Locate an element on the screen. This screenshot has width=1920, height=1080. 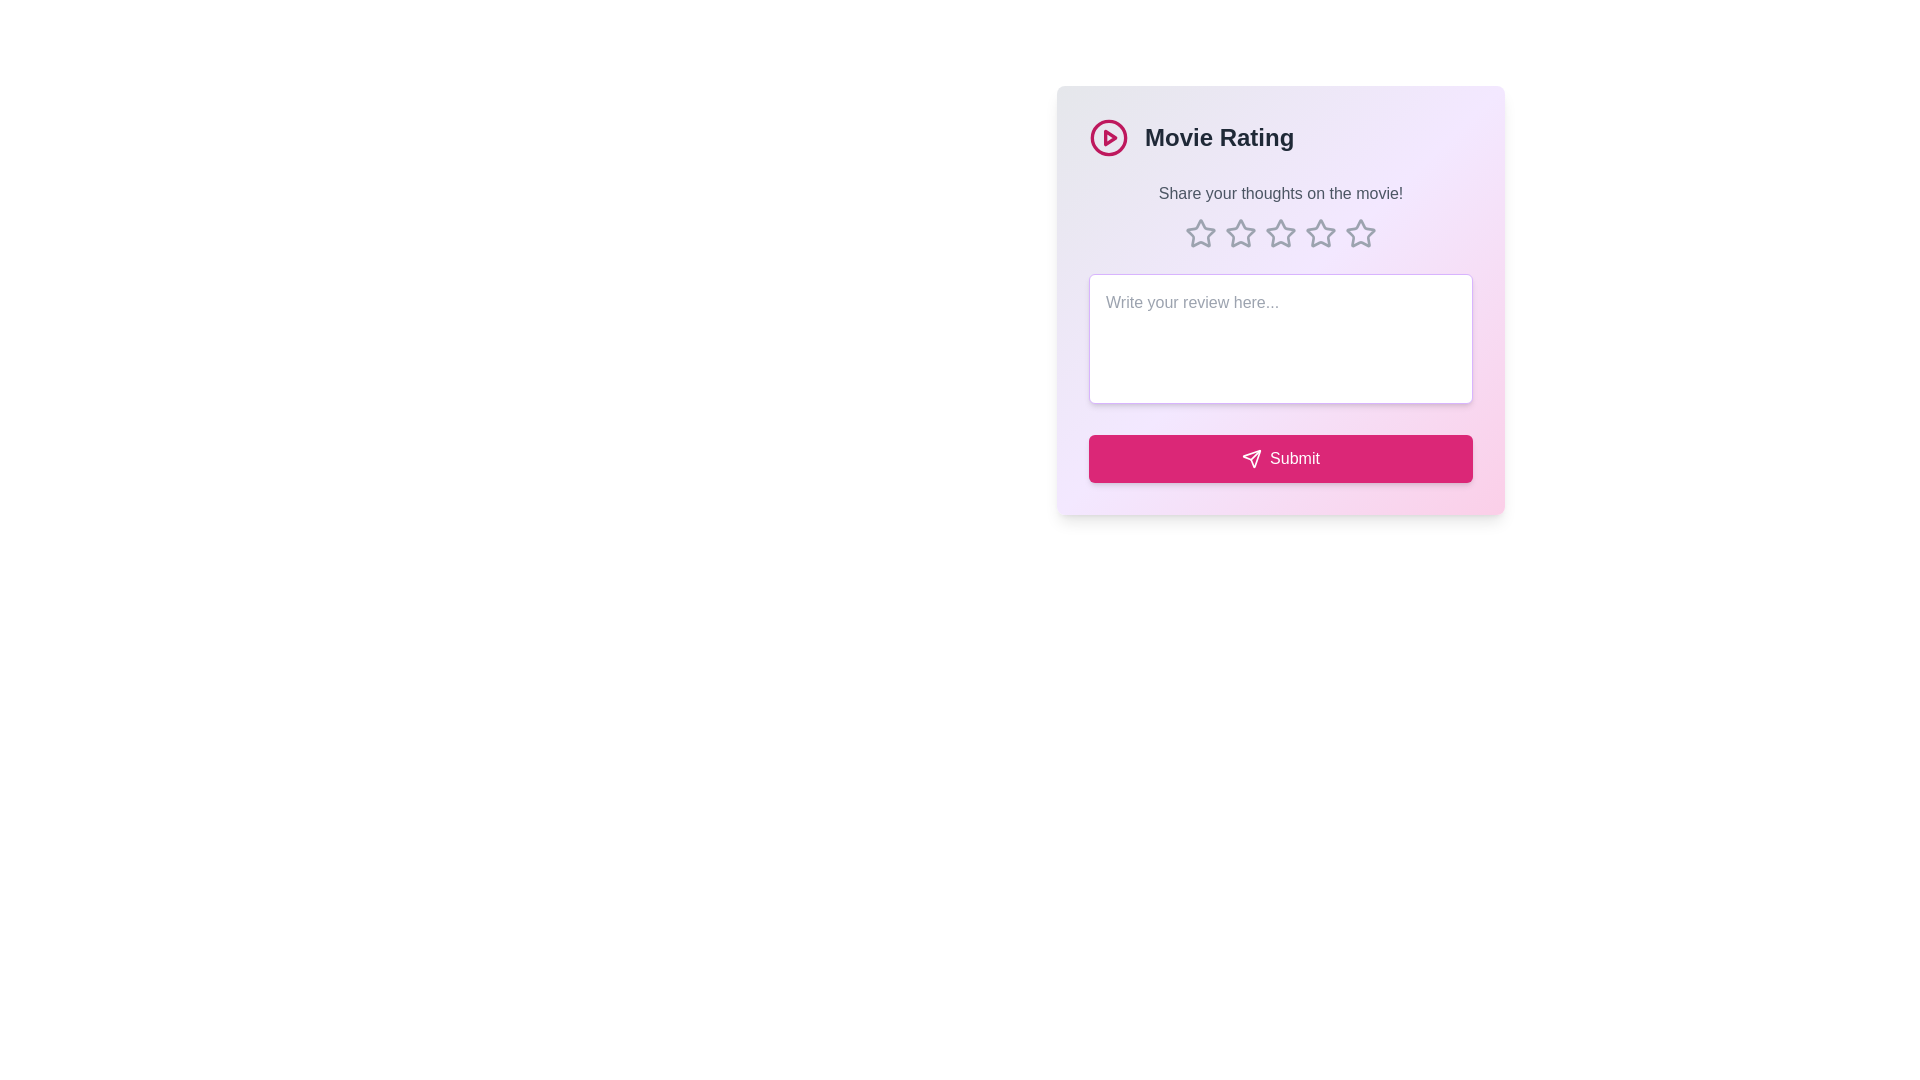
the first outlined star icon in the horizontal row of rating stars located under the title 'Share your thoughts on the movie!' is located at coordinates (1200, 233).